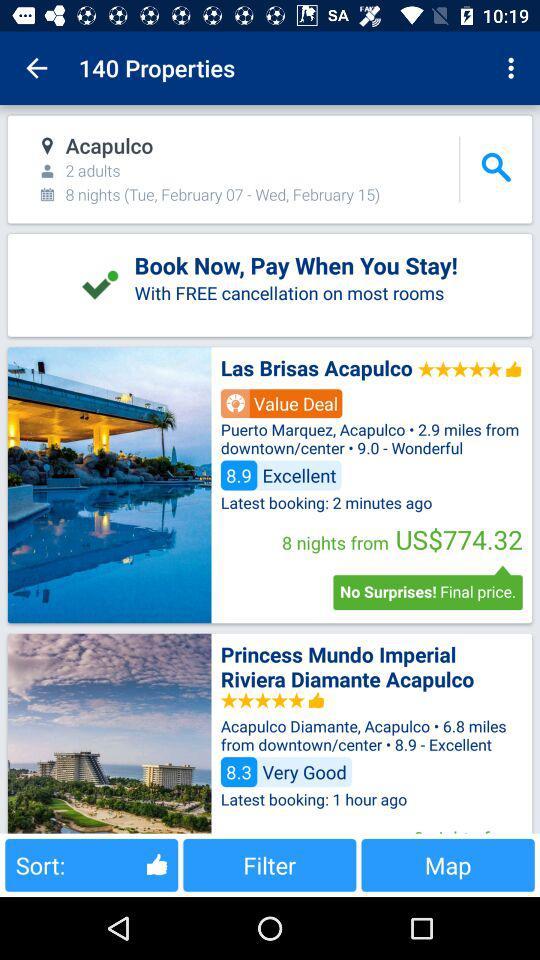 The image size is (540, 960). I want to click on open website, so click(109, 732).